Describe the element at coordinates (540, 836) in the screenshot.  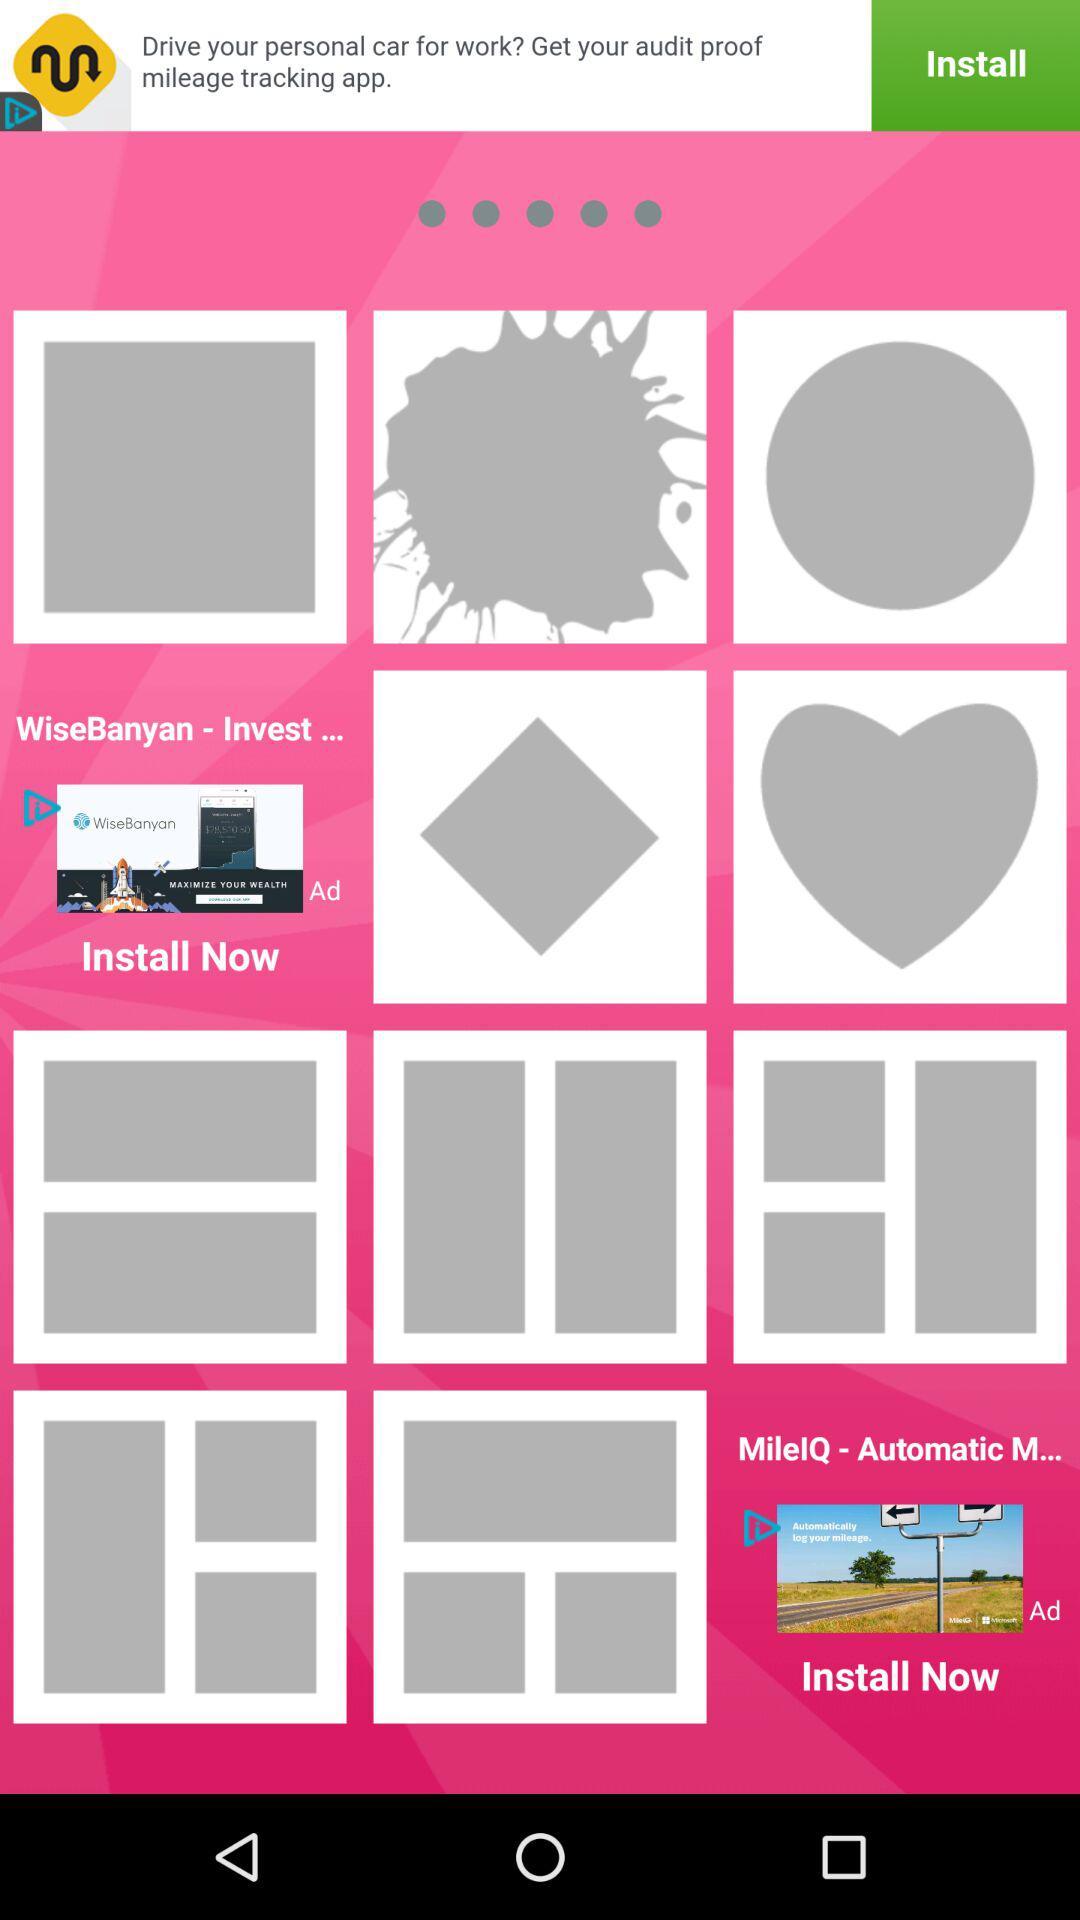
I see `choose this shape` at that location.